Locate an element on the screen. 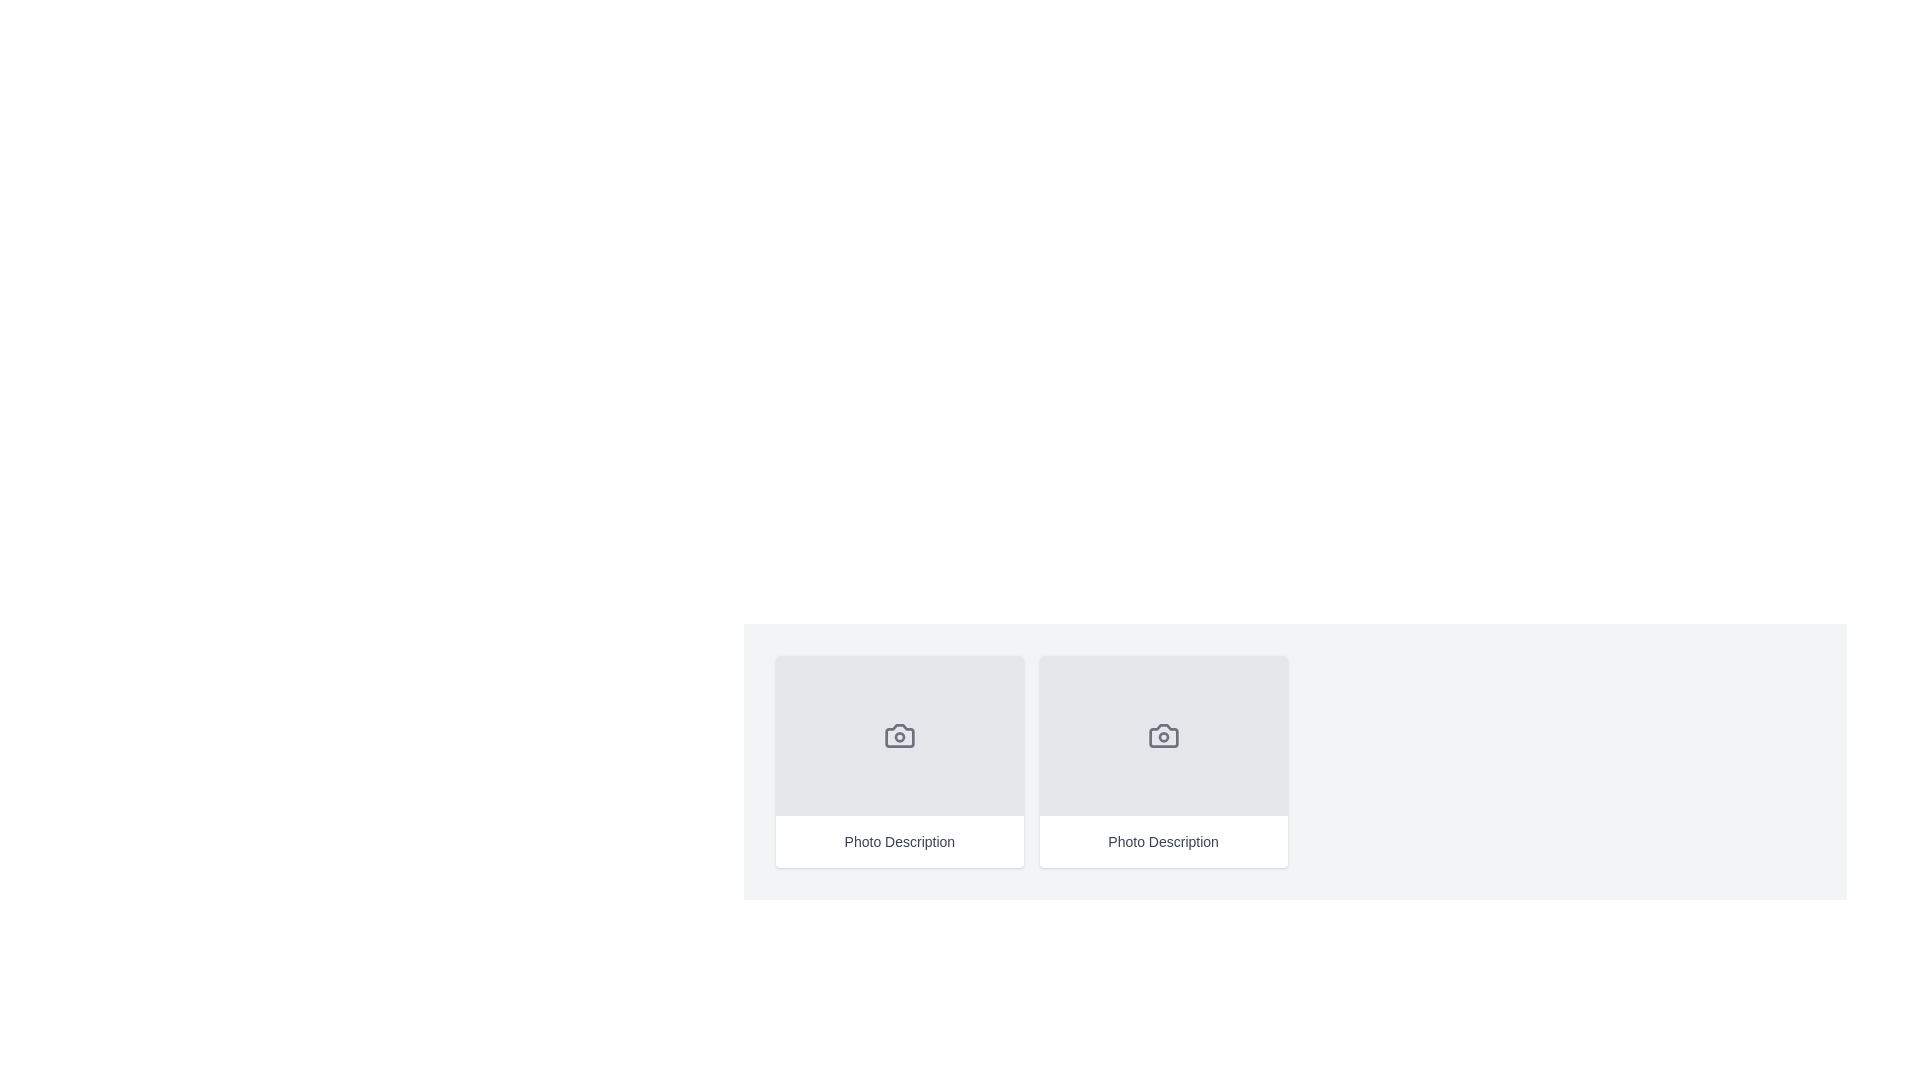  detailed camera icon element, which is a gray outlined graphic resembling a traditional camera, located in the rightmost box of two horizontally aligned boxes is located at coordinates (1163, 736).